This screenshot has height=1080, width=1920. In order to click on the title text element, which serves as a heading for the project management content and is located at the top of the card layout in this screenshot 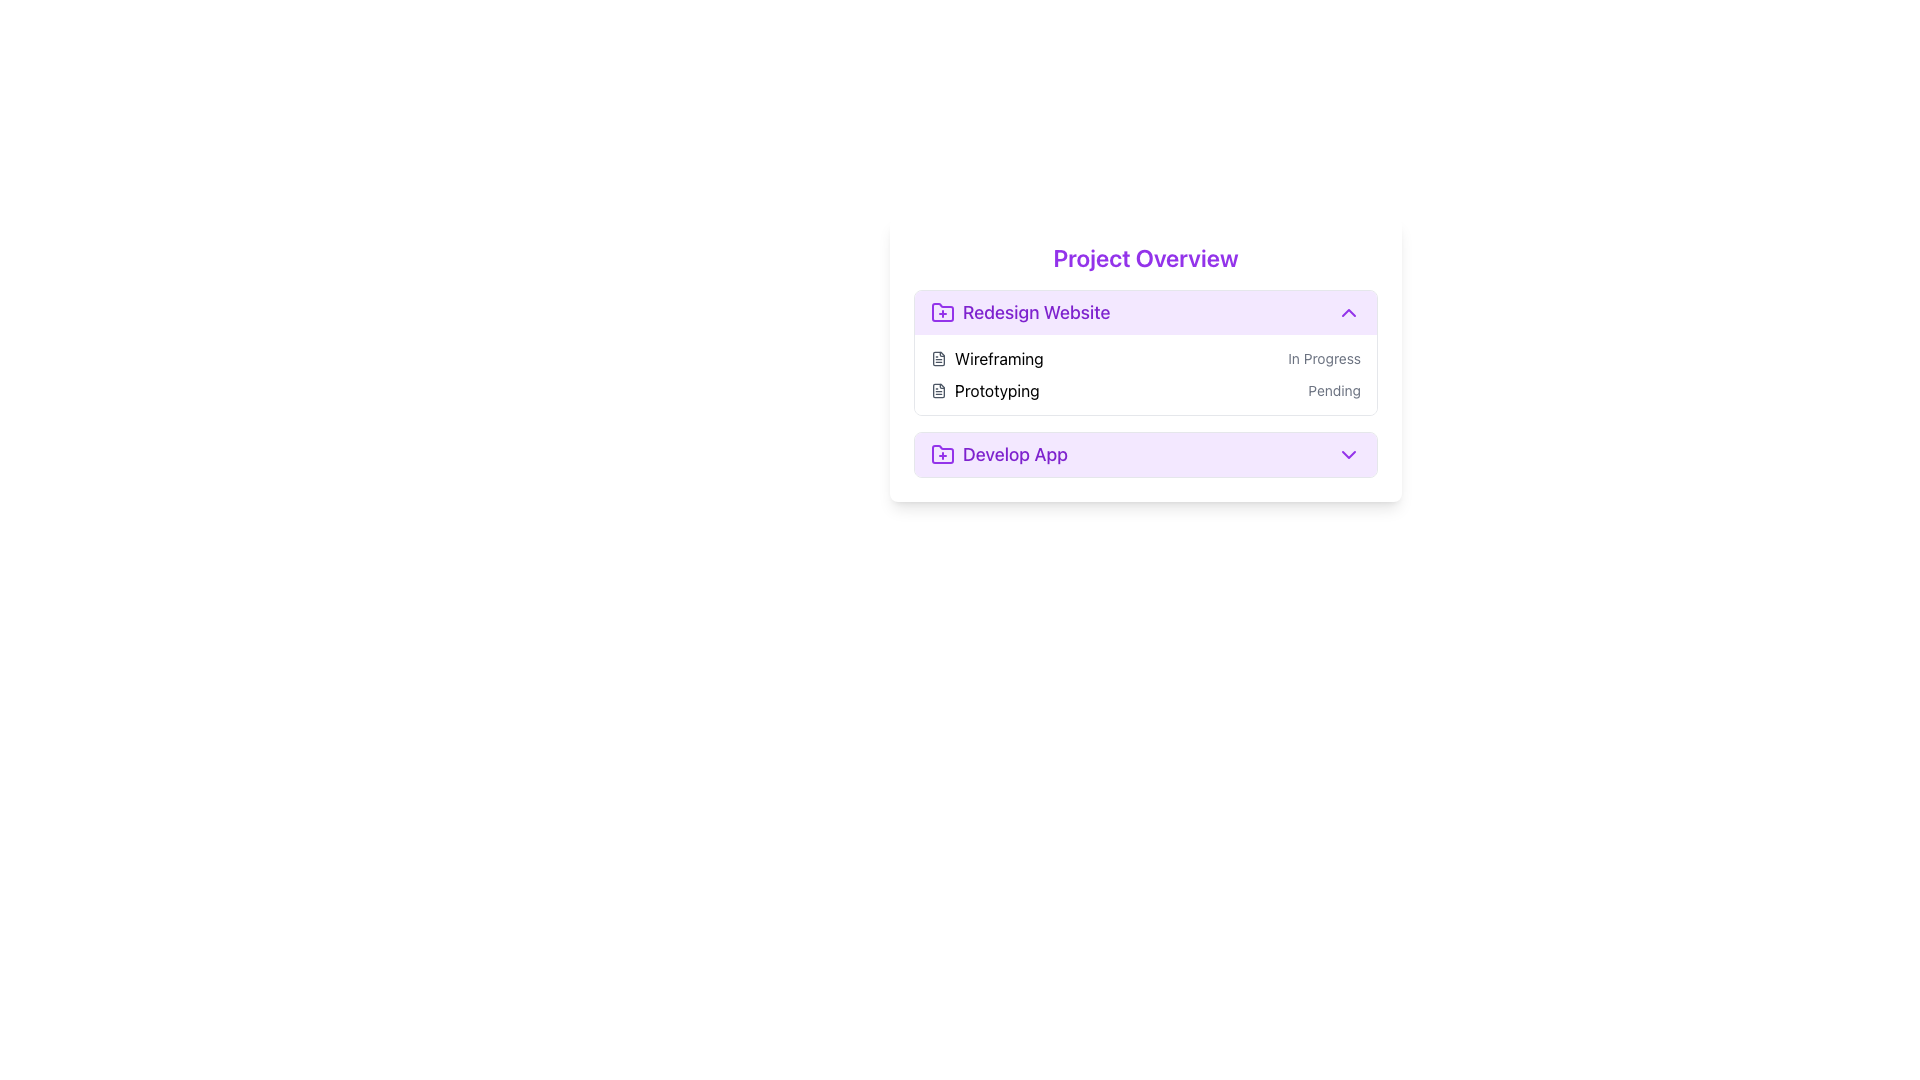, I will do `click(1146, 257)`.